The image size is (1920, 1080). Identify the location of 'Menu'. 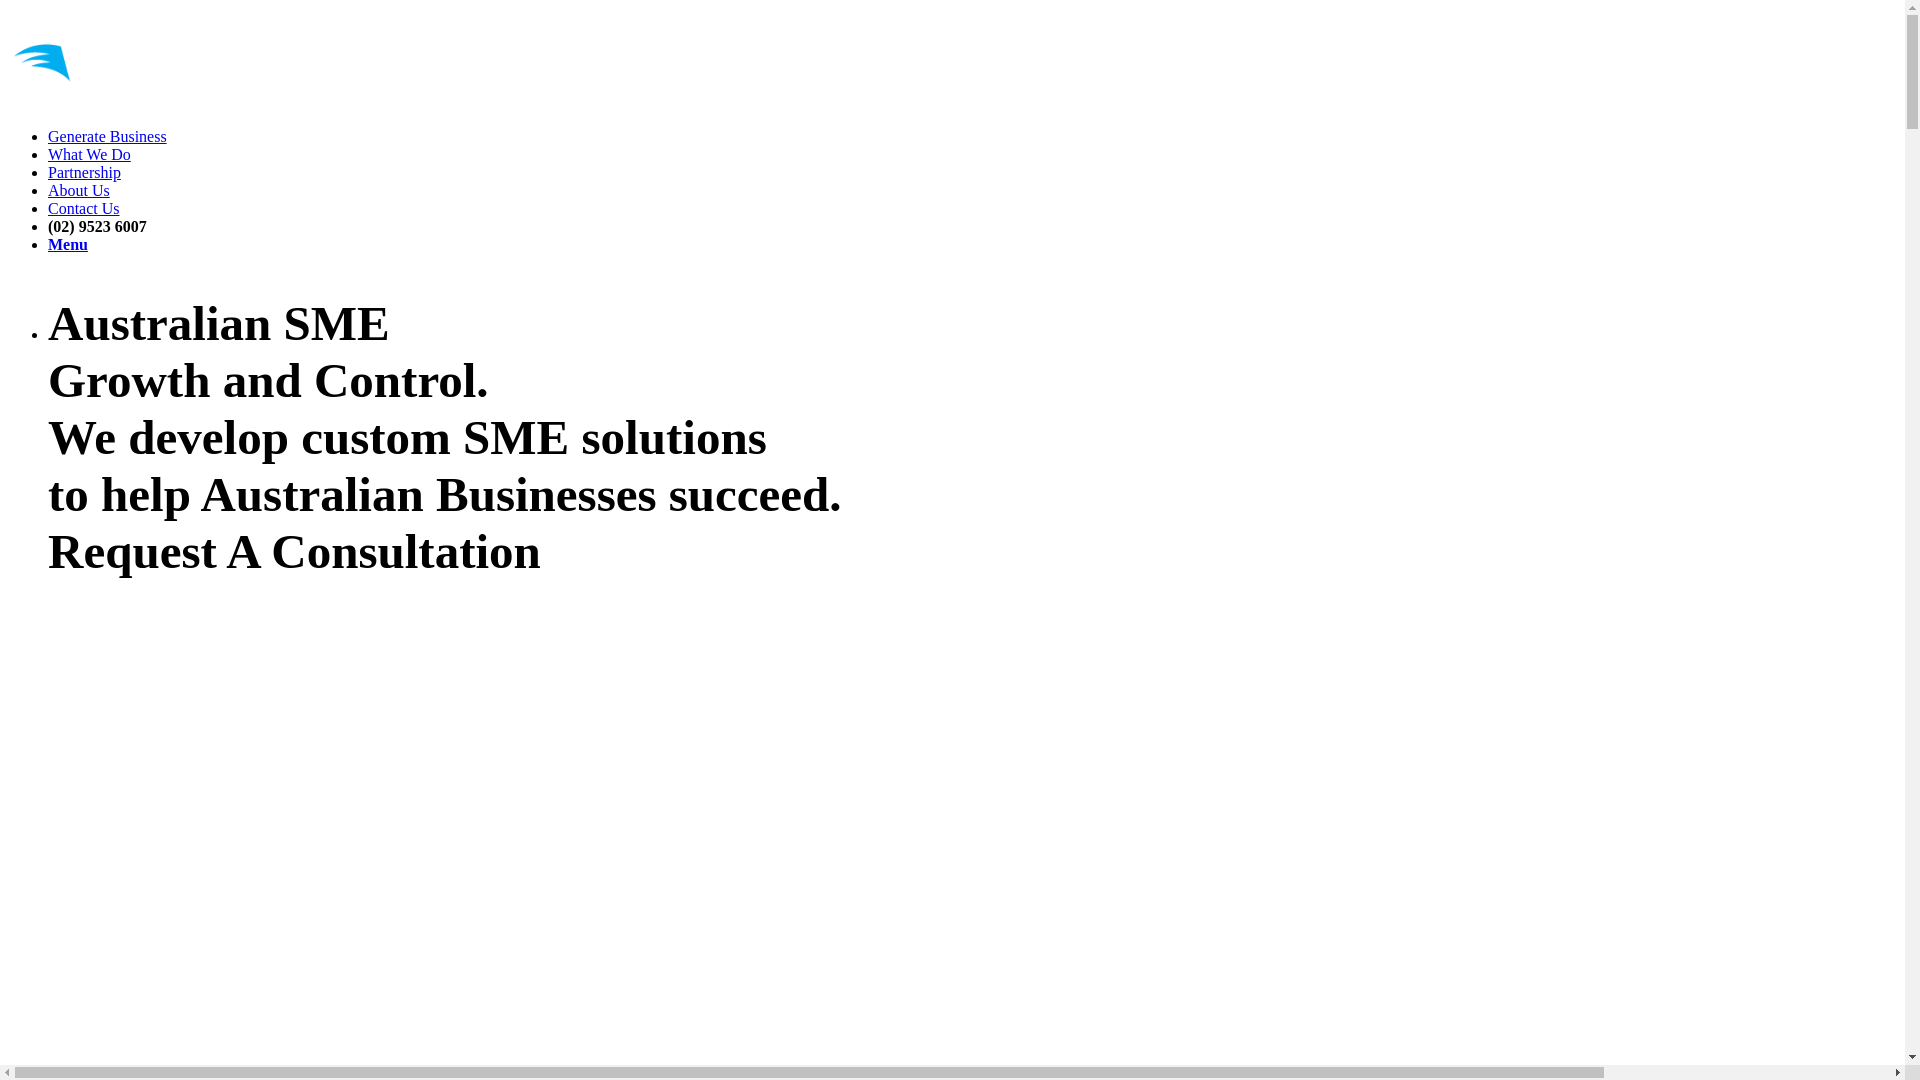
(67, 243).